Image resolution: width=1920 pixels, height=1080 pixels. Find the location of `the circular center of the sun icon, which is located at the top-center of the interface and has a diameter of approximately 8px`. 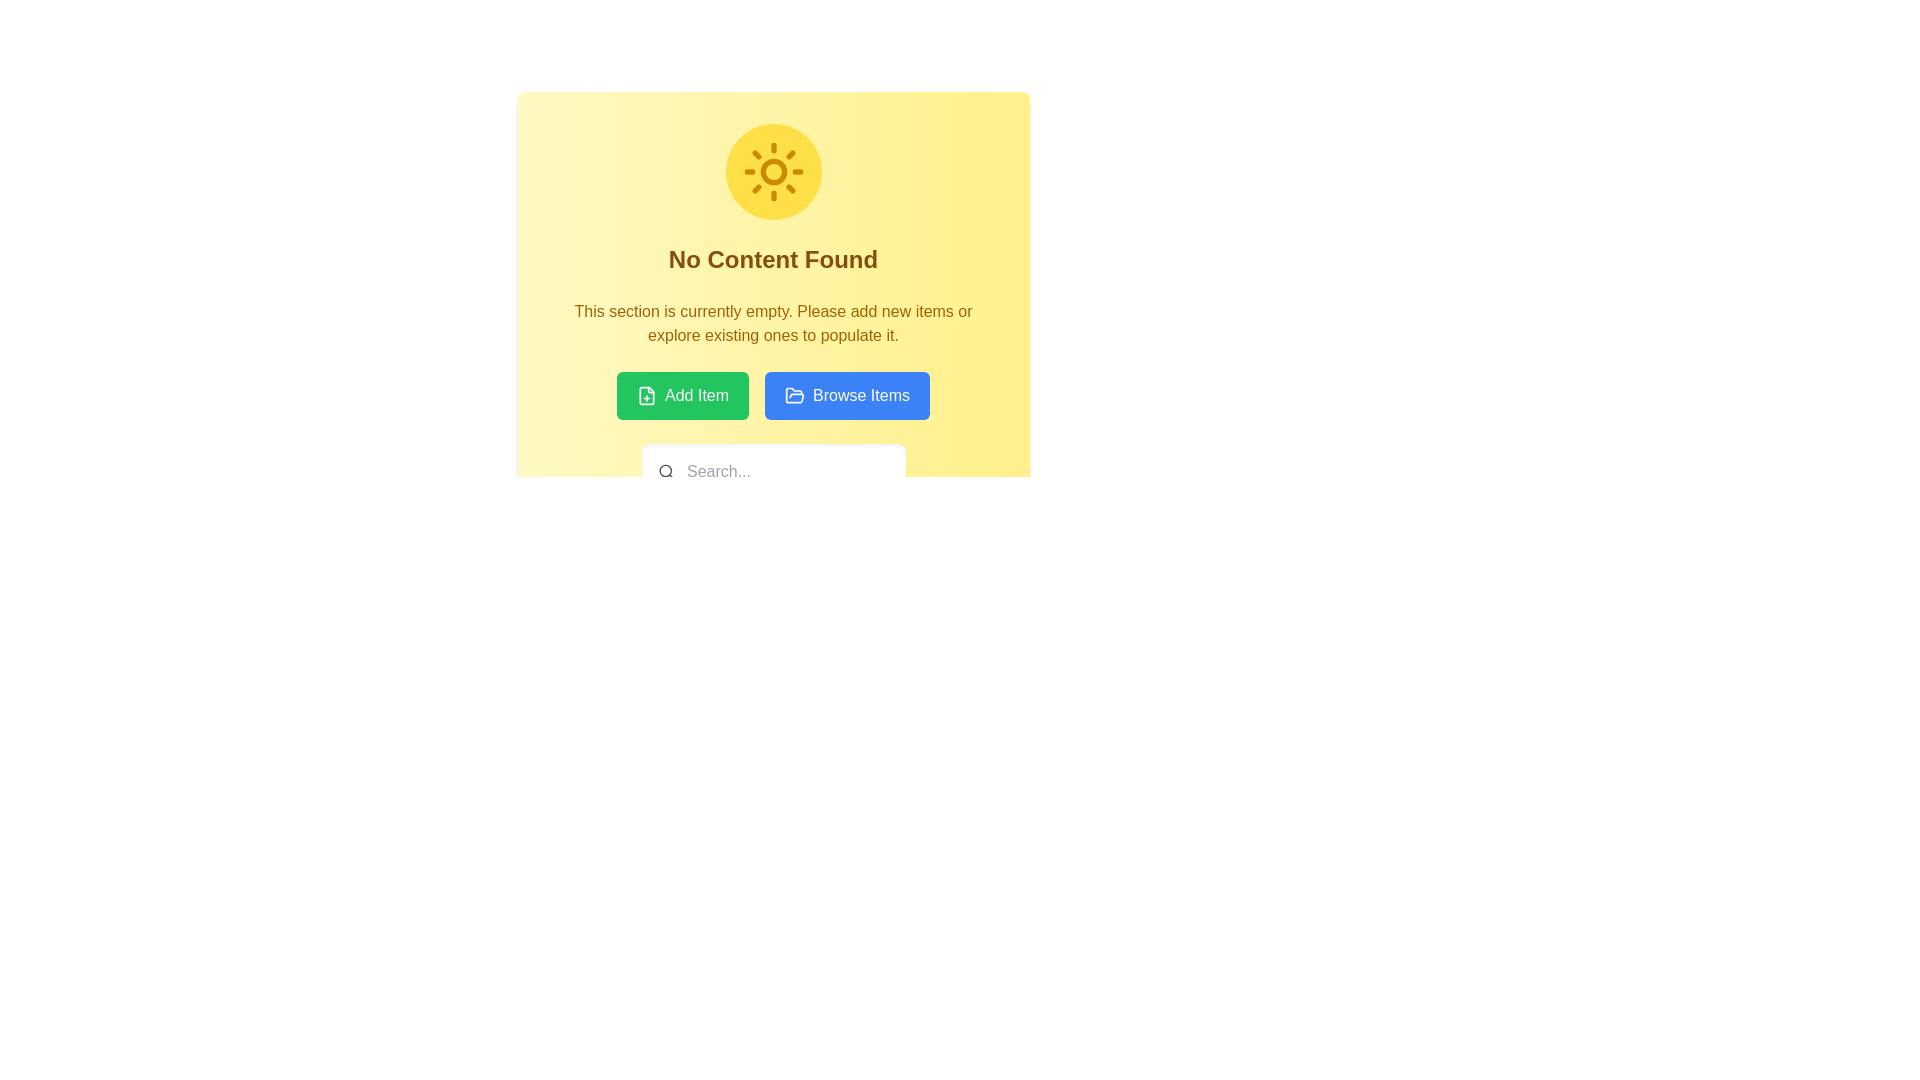

the circular center of the sun icon, which is located at the top-center of the interface and has a diameter of approximately 8px is located at coordinates (772, 171).